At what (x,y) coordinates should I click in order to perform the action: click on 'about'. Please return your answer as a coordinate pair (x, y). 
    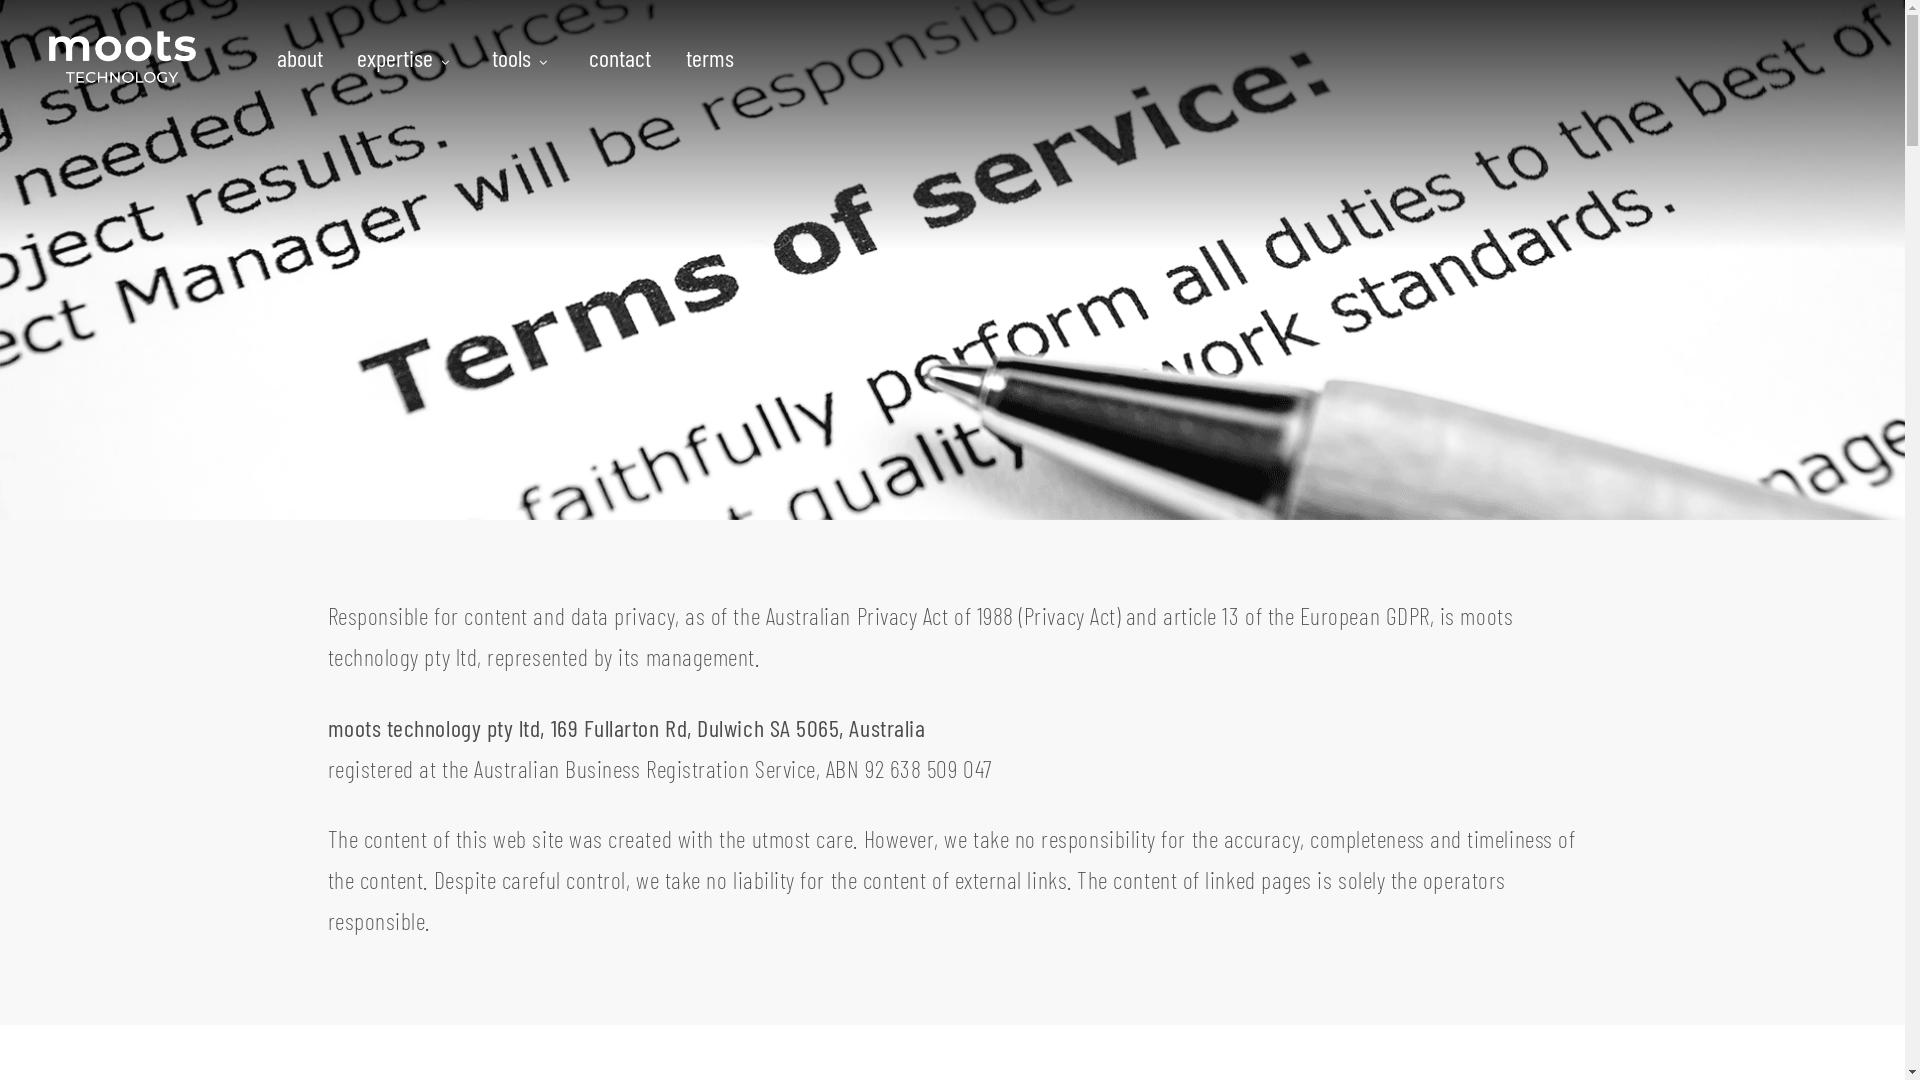
    Looking at the image, I should click on (306, 56).